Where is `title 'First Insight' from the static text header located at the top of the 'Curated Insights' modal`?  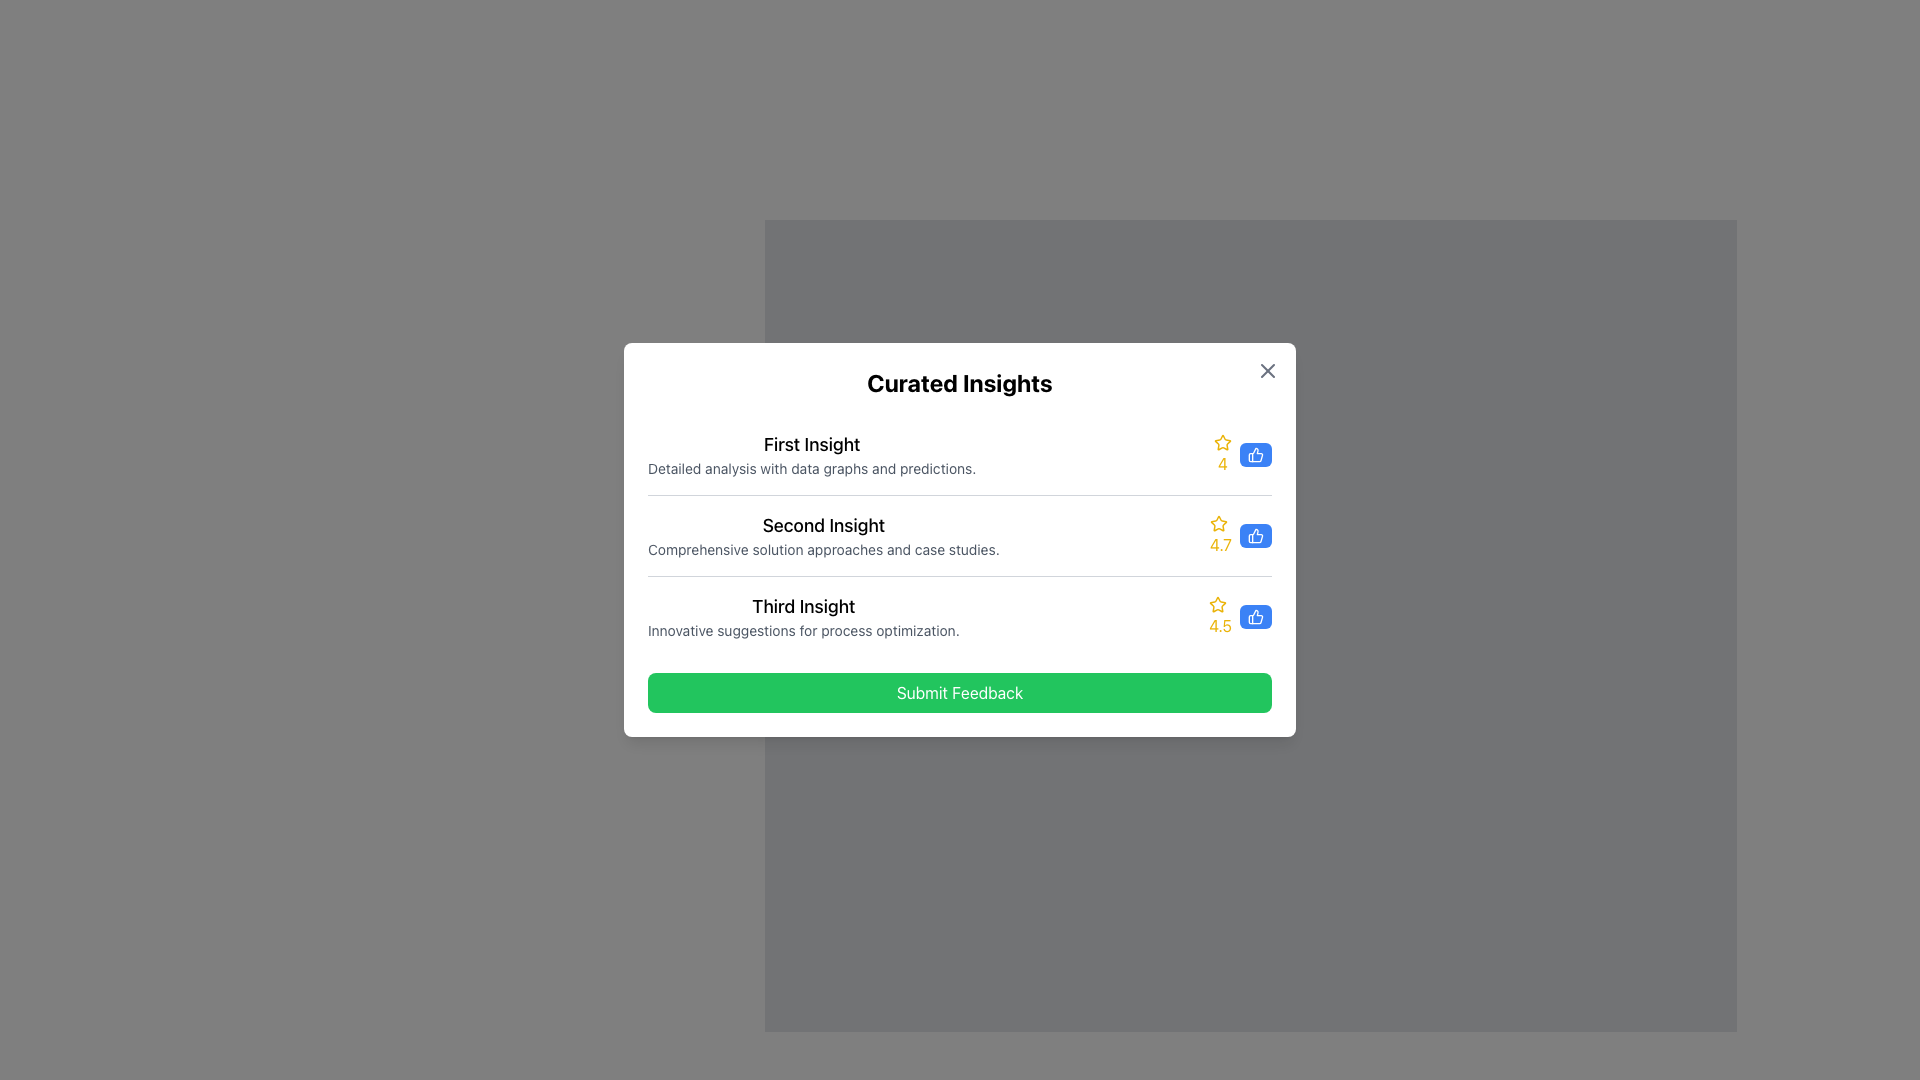 title 'First Insight' from the static text header located at the top of the 'Curated Insights' modal is located at coordinates (812, 443).